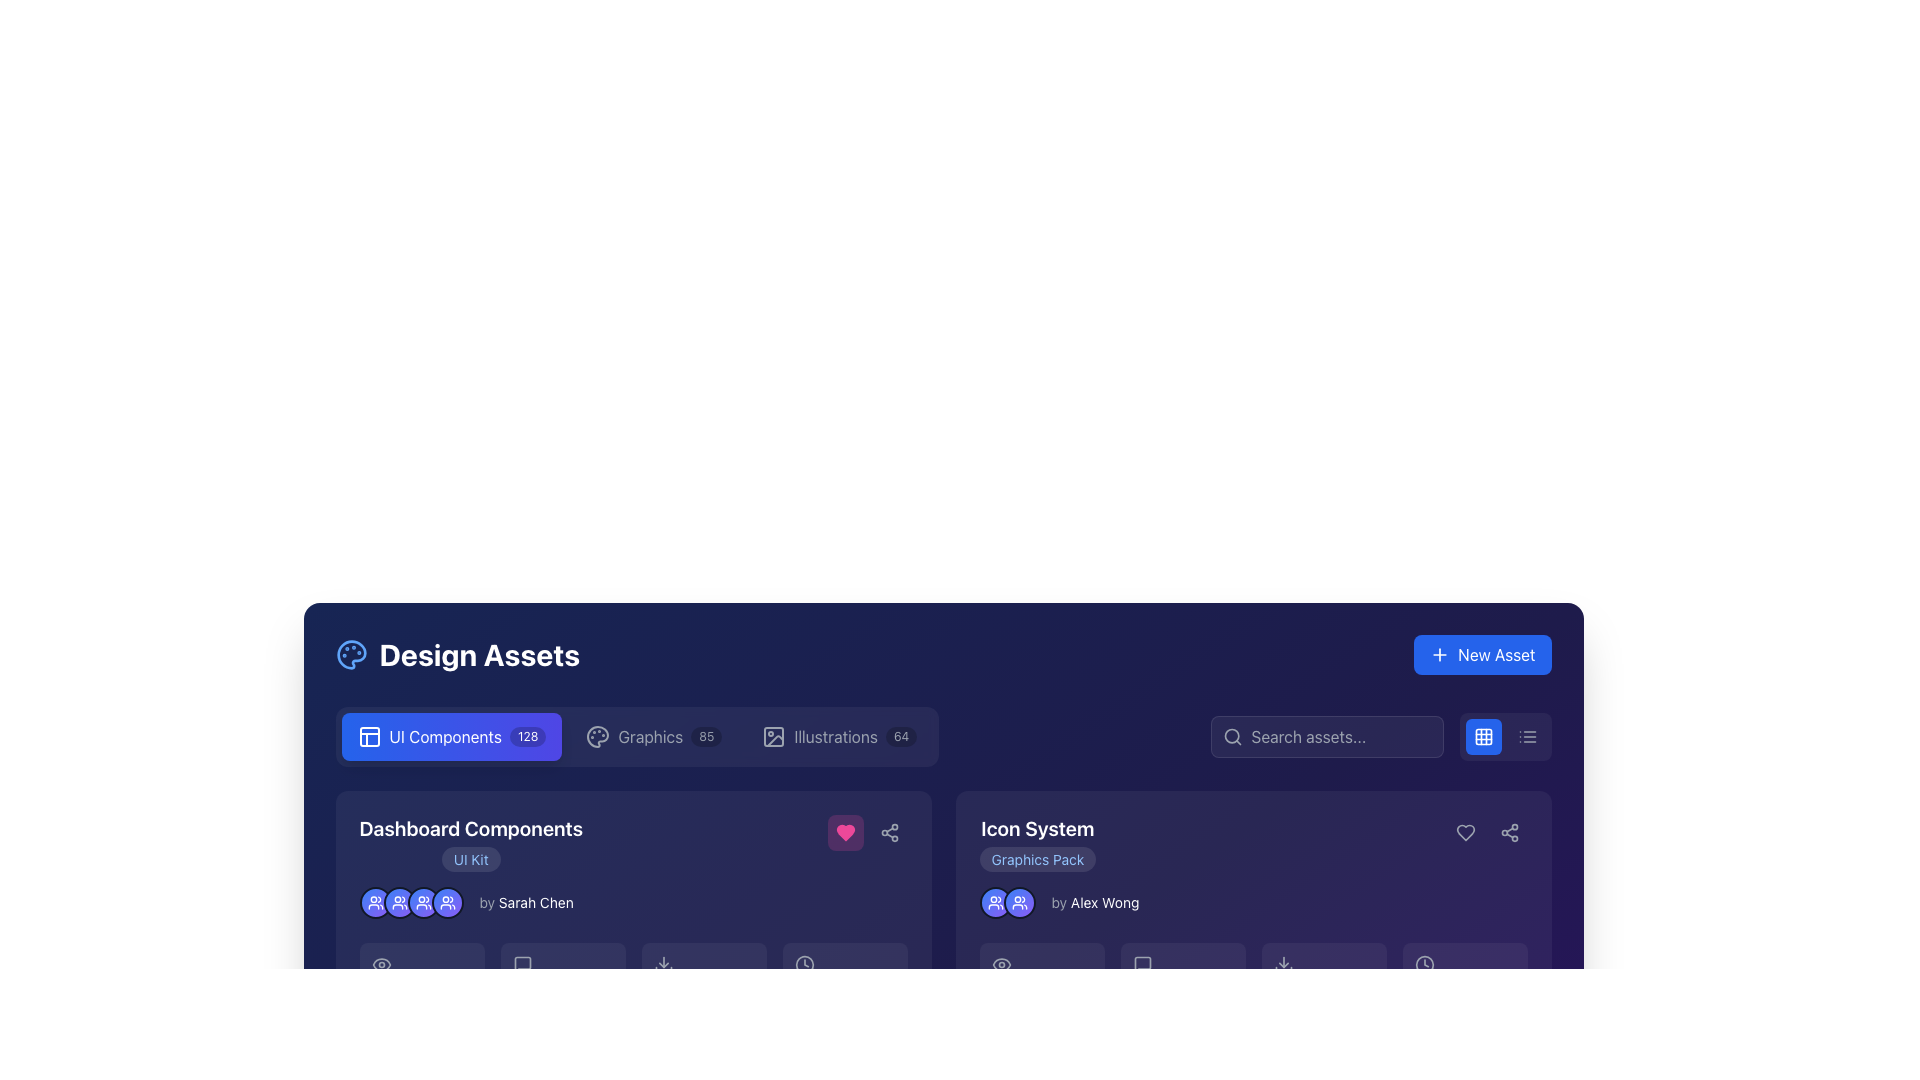 This screenshot has height=1080, width=1920. What do you see at coordinates (1283, 963) in the screenshot?
I see `the download icon located at the bottom-center of the card displaying '567' to initiate the download` at bounding box center [1283, 963].